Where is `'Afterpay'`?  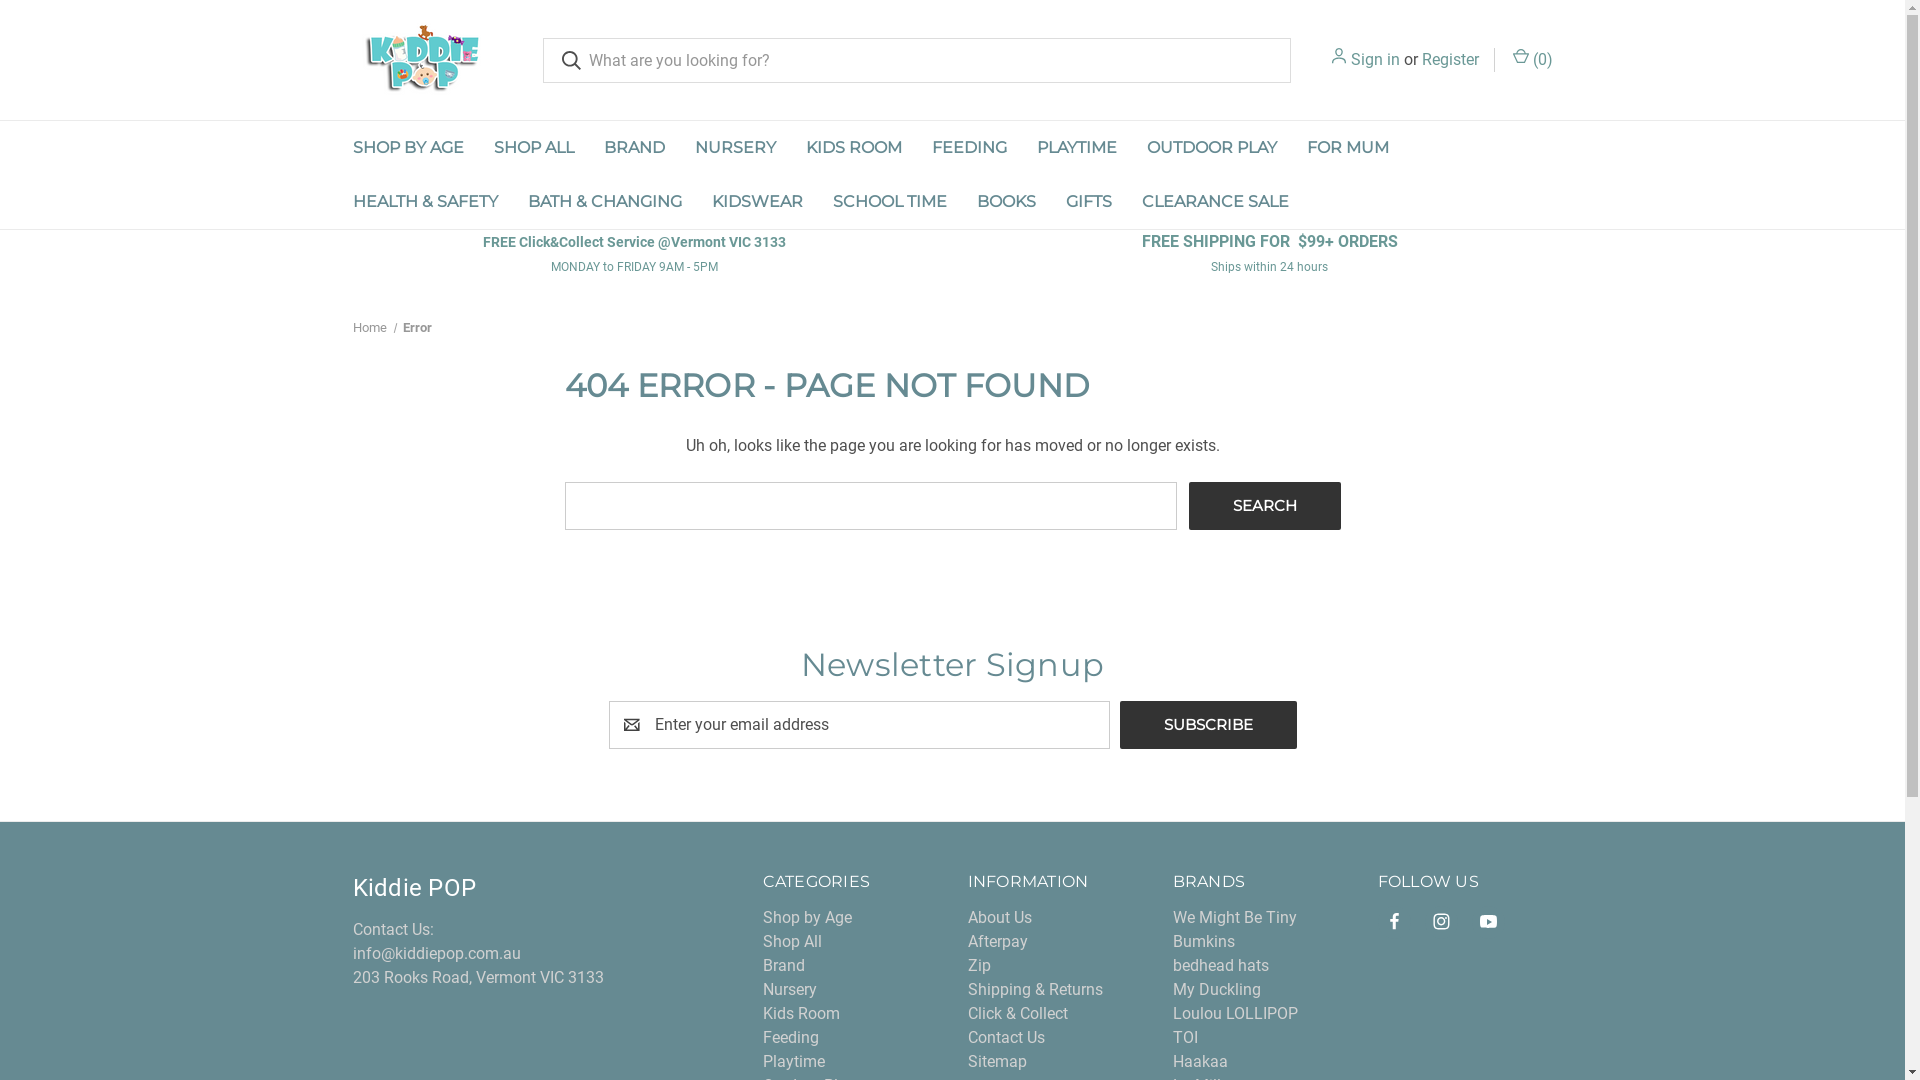
'Afterpay' is located at coordinates (968, 941).